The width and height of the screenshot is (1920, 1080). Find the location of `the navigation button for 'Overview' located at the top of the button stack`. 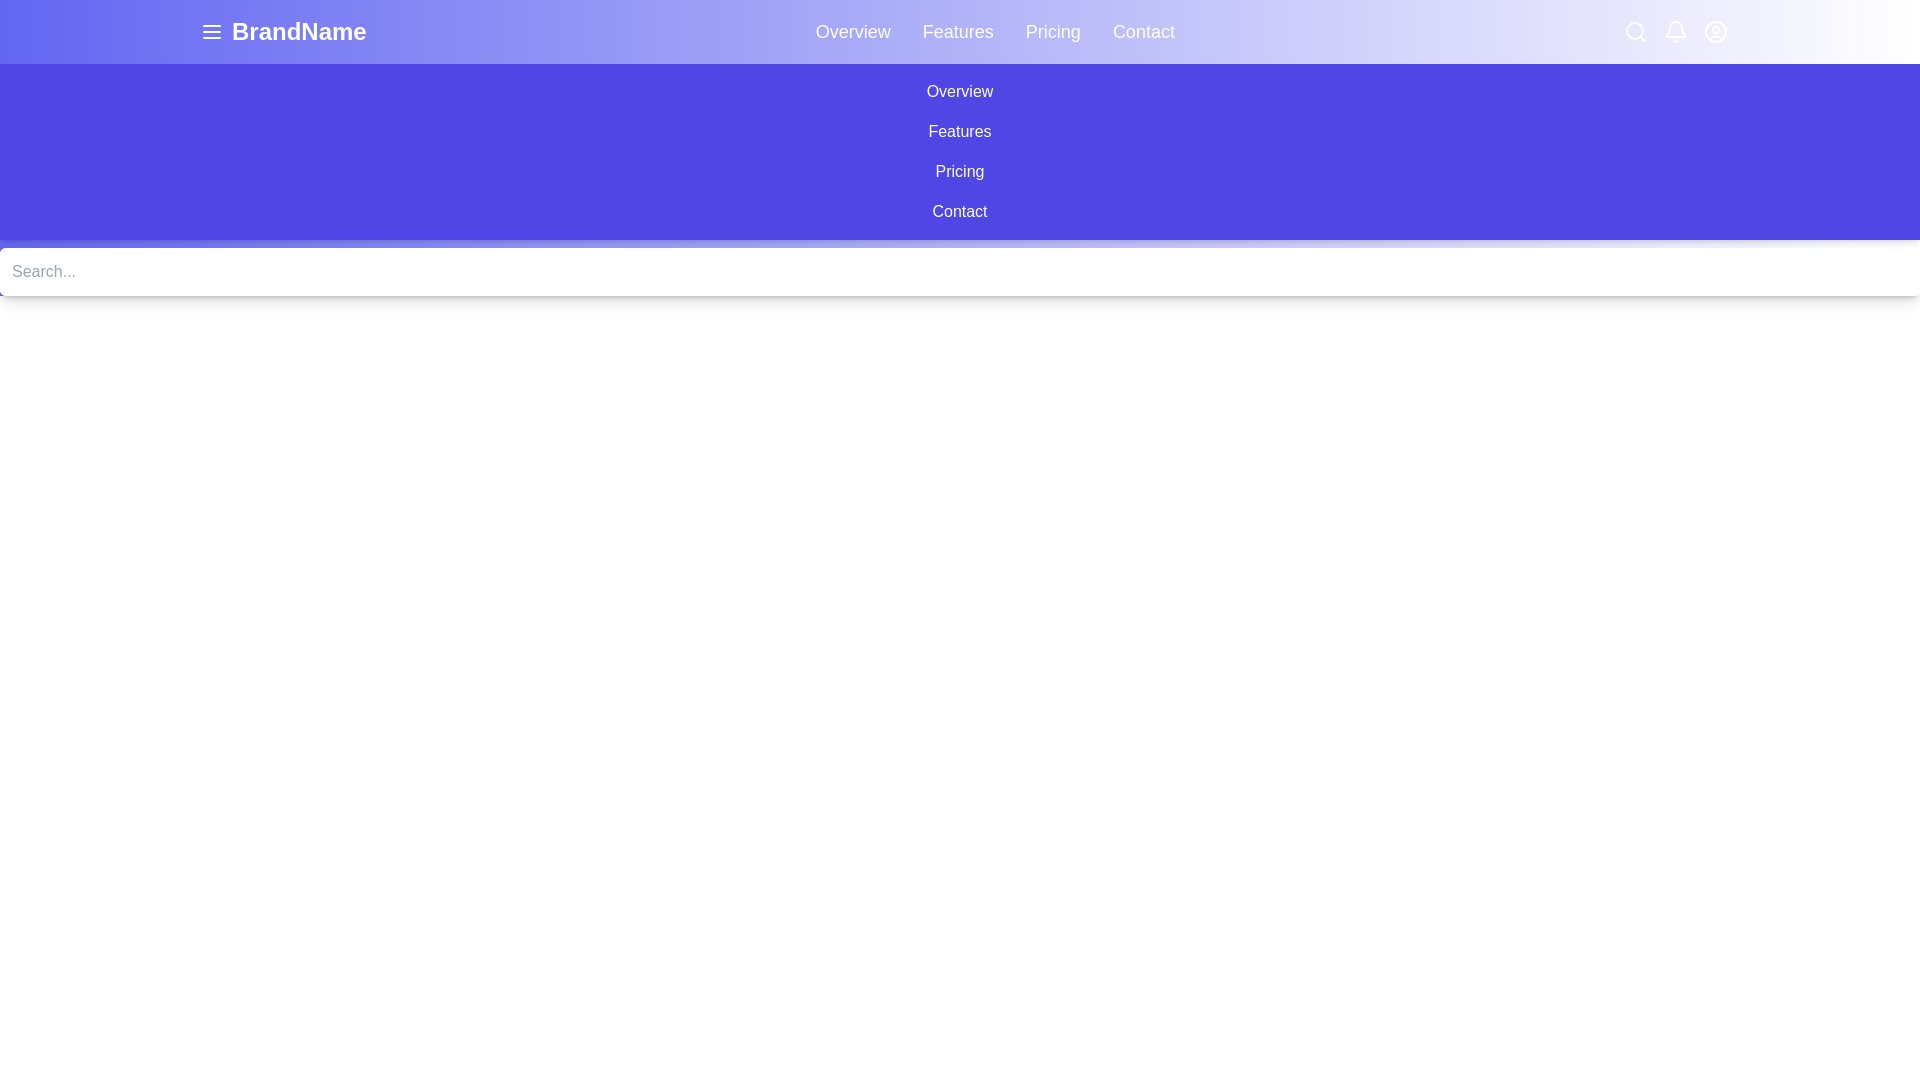

the navigation button for 'Overview' located at the top of the button stack is located at coordinates (960, 92).